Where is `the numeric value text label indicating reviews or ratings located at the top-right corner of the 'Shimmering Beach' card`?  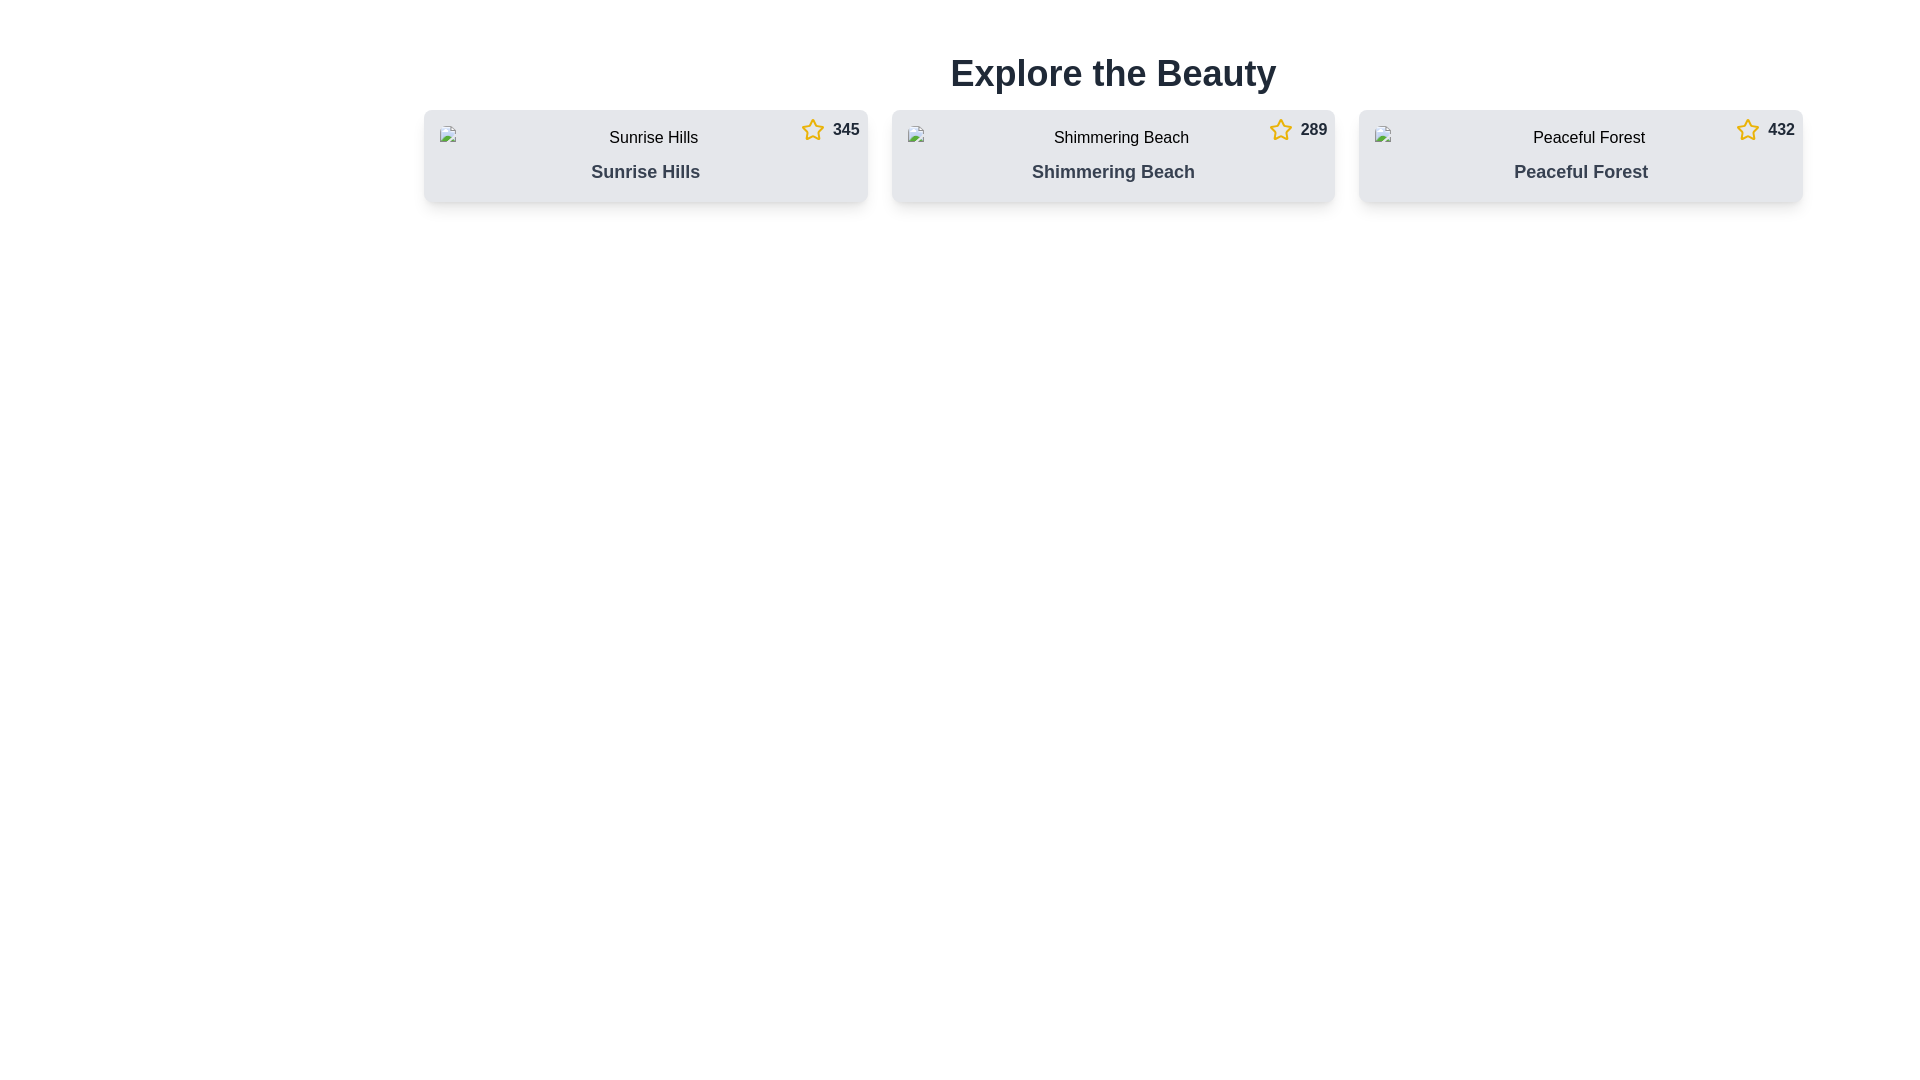 the numeric value text label indicating reviews or ratings located at the top-right corner of the 'Shimmering Beach' card is located at coordinates (1314, 130).